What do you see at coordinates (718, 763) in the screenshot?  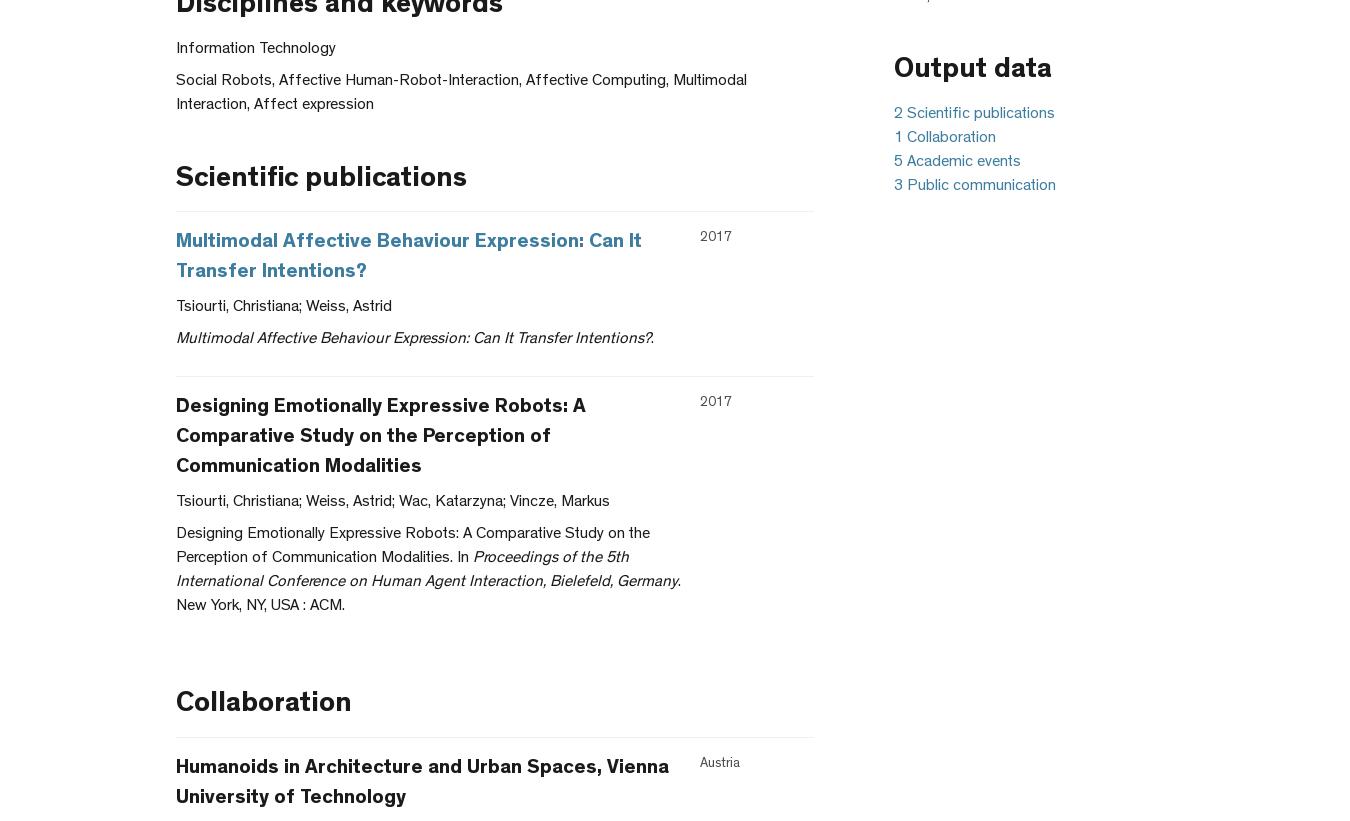 I see `'Austria'` at bounding box center [718, 763].